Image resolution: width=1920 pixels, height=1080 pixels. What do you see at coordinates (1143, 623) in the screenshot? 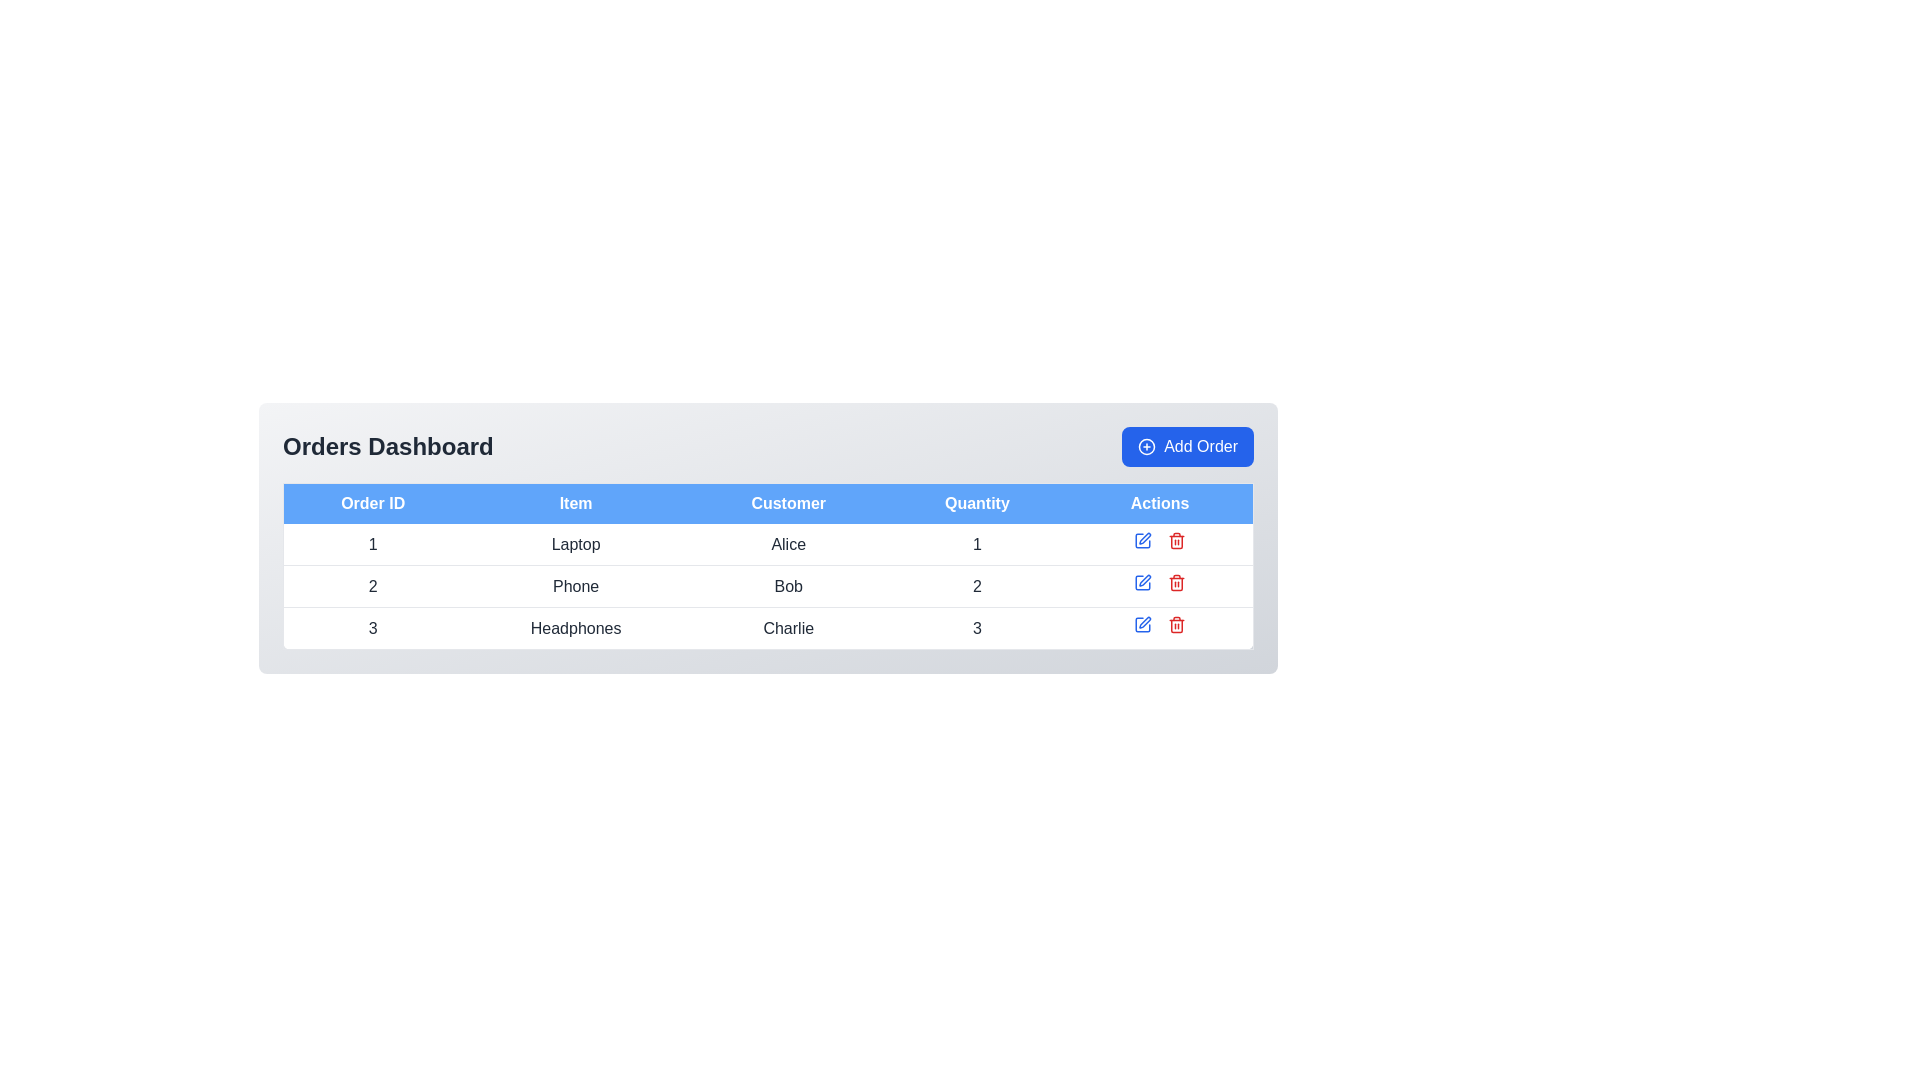
I see `the edit icon in the 'Actions' column for the third row corresponding to 'Charlie' and 'Headphones'` at bounding box center [1143, 623].